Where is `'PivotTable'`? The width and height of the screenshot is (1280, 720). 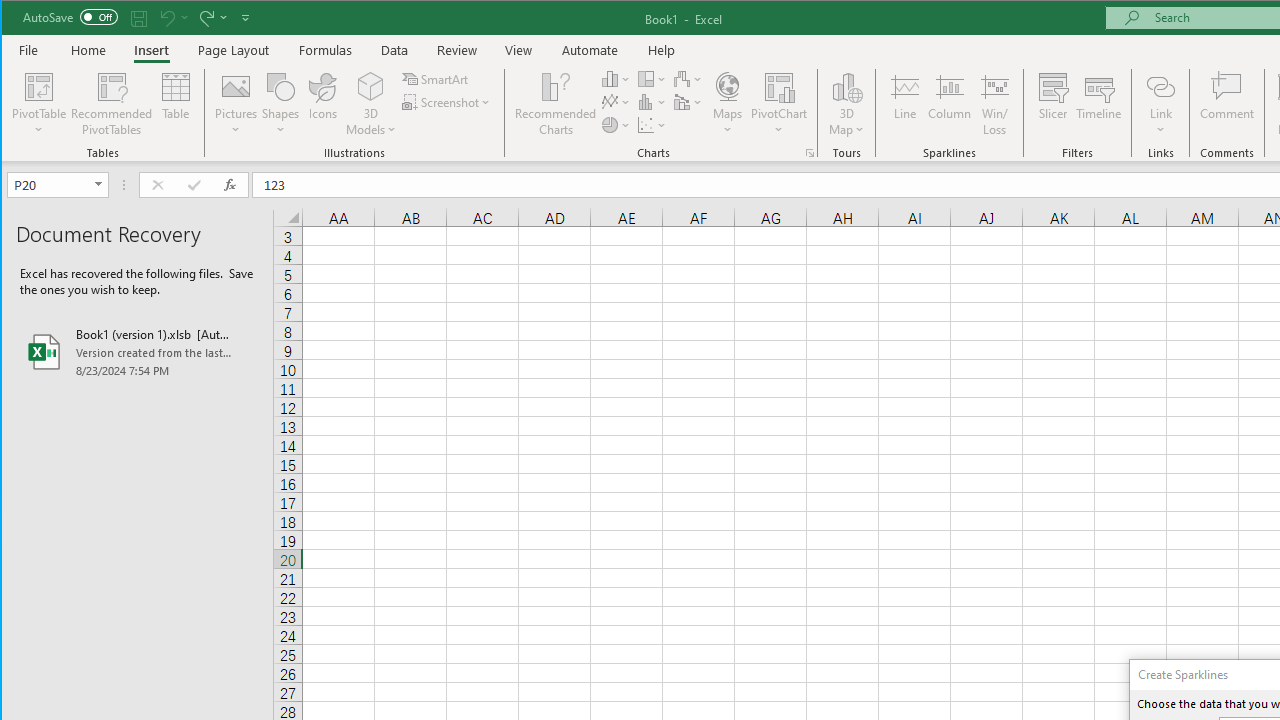 'PivotTable' is located at coordinates (39, 104).